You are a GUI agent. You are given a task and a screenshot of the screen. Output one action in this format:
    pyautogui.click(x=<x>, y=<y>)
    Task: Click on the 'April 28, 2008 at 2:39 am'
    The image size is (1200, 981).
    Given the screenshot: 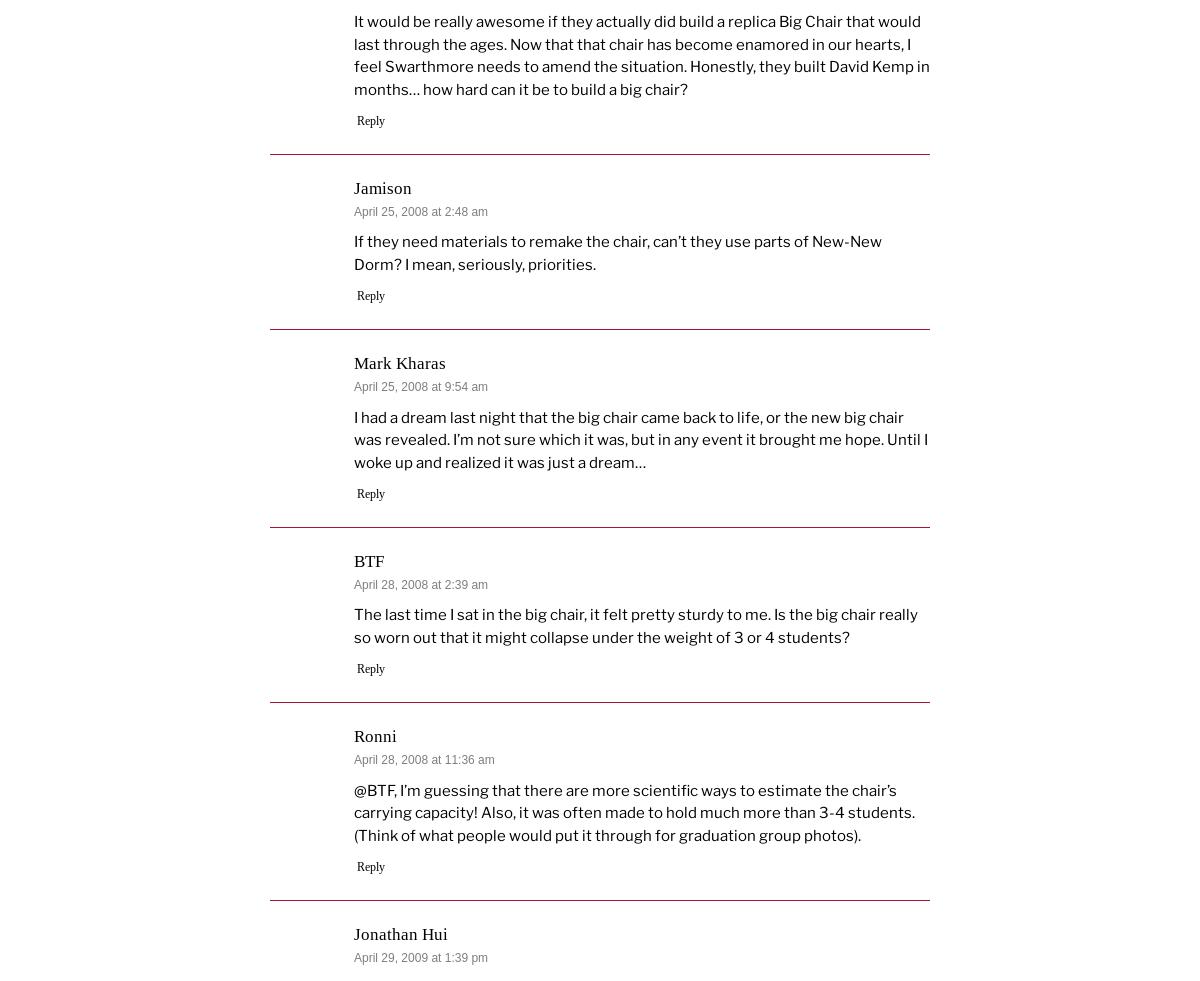 What is the action you would take?
    pyautogui.click(x=420, y=583)
    